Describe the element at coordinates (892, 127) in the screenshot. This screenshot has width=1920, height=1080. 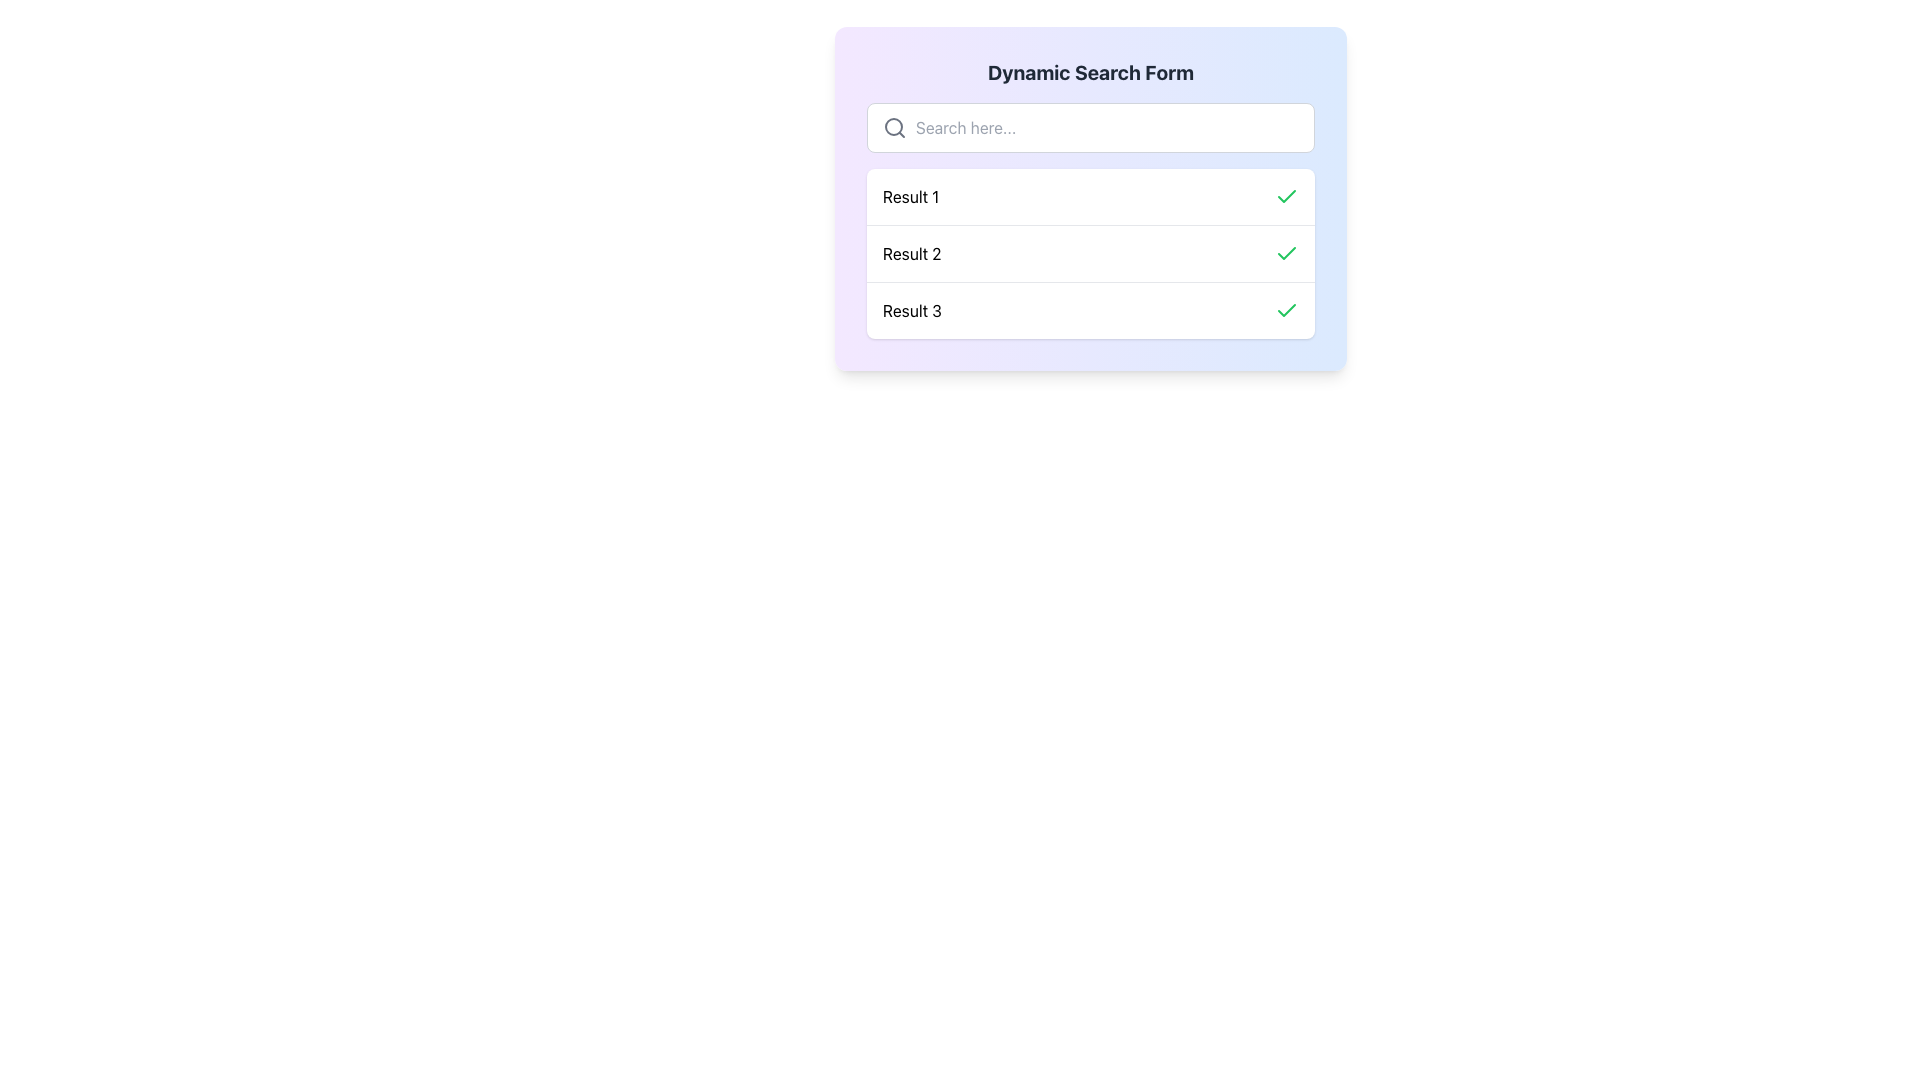
I see `the inner circle of the search icon represented as a Decorative SVG circle, which is styled as an SVG circle with a radius of 8px` at that location.